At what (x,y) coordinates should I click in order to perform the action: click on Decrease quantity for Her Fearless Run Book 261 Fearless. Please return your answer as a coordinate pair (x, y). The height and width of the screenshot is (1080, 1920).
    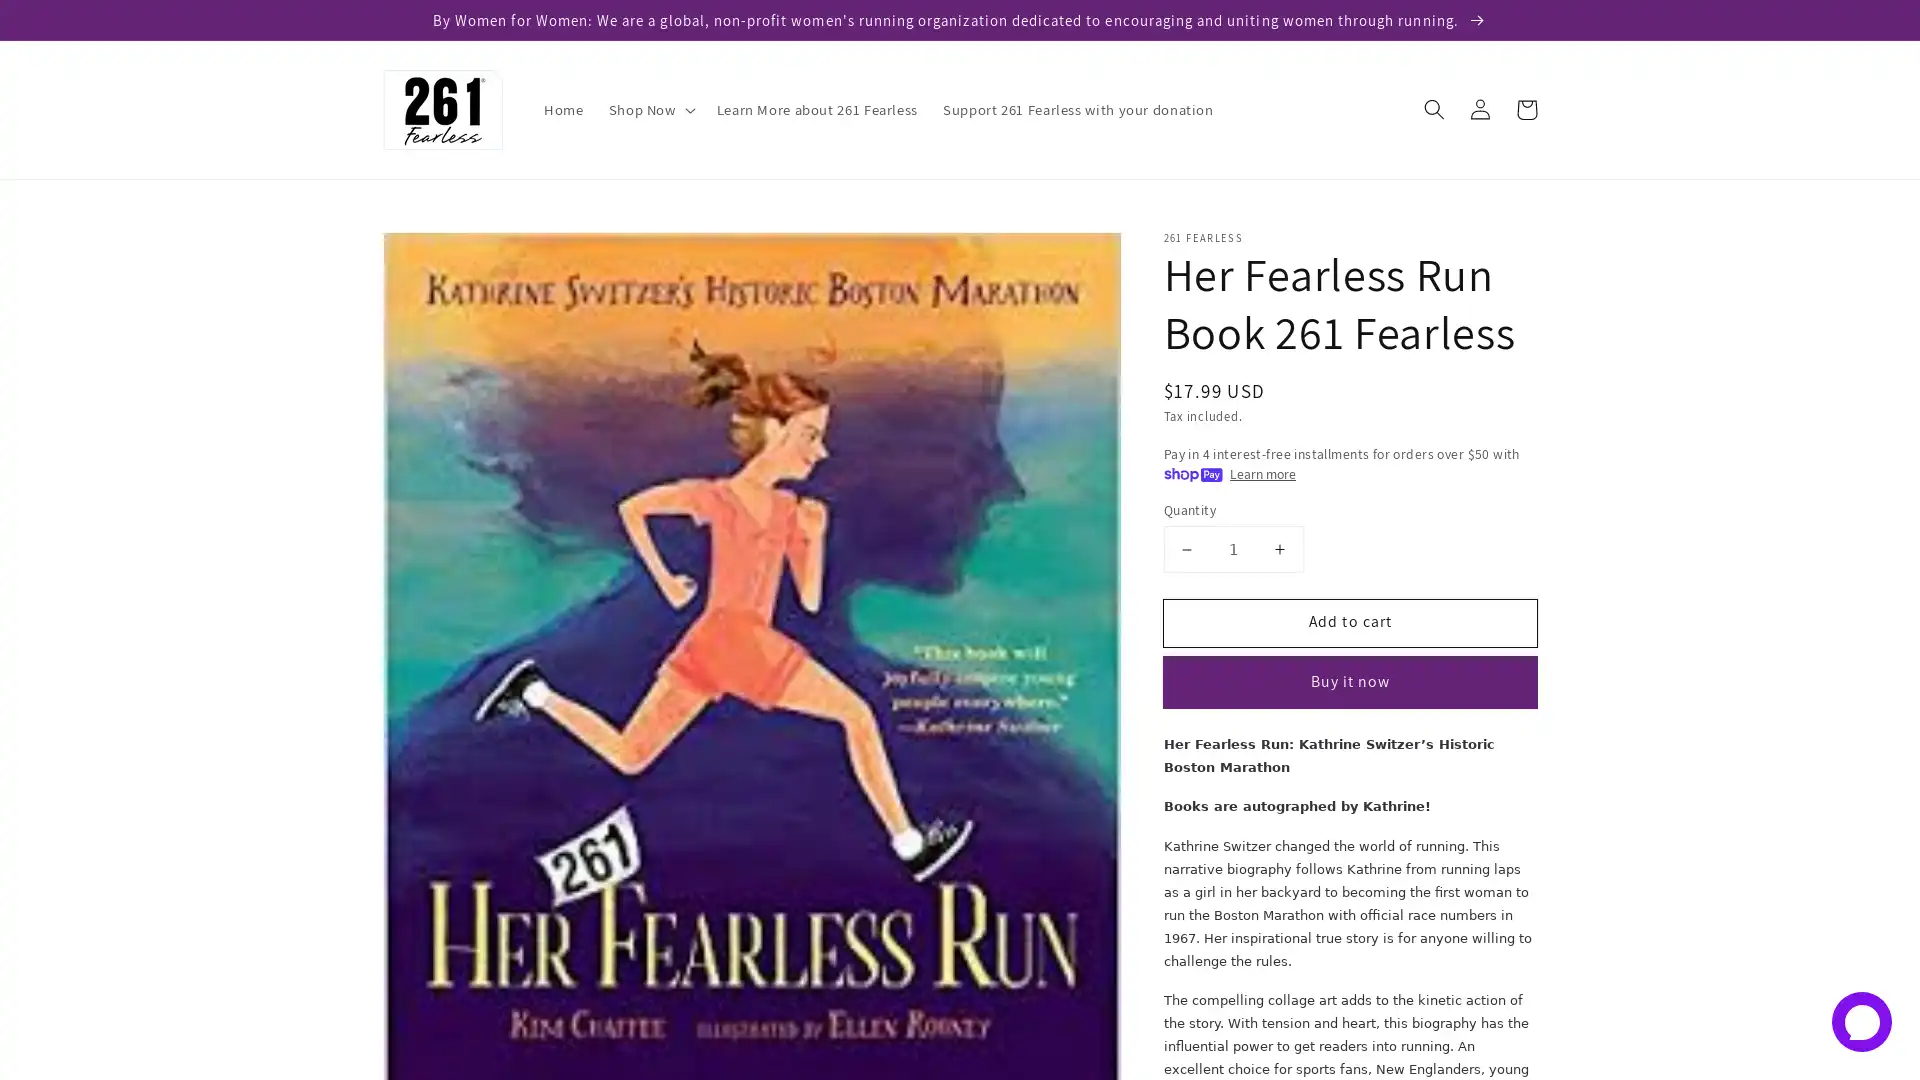
    Looking at the image, I should click on (1186, 549).